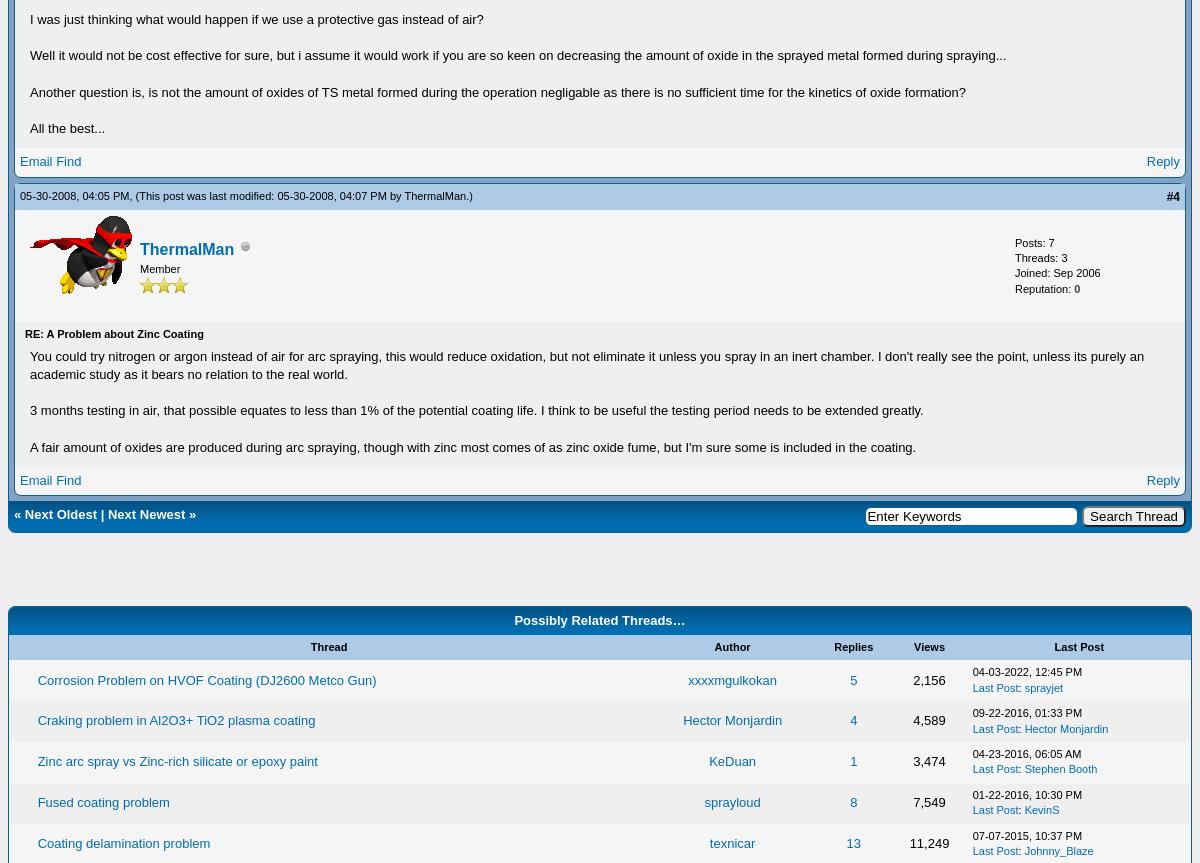  What do you see at coordinates (467, 195) in the screenshot?
I see `'.)'` at bounding box center [467, 195].